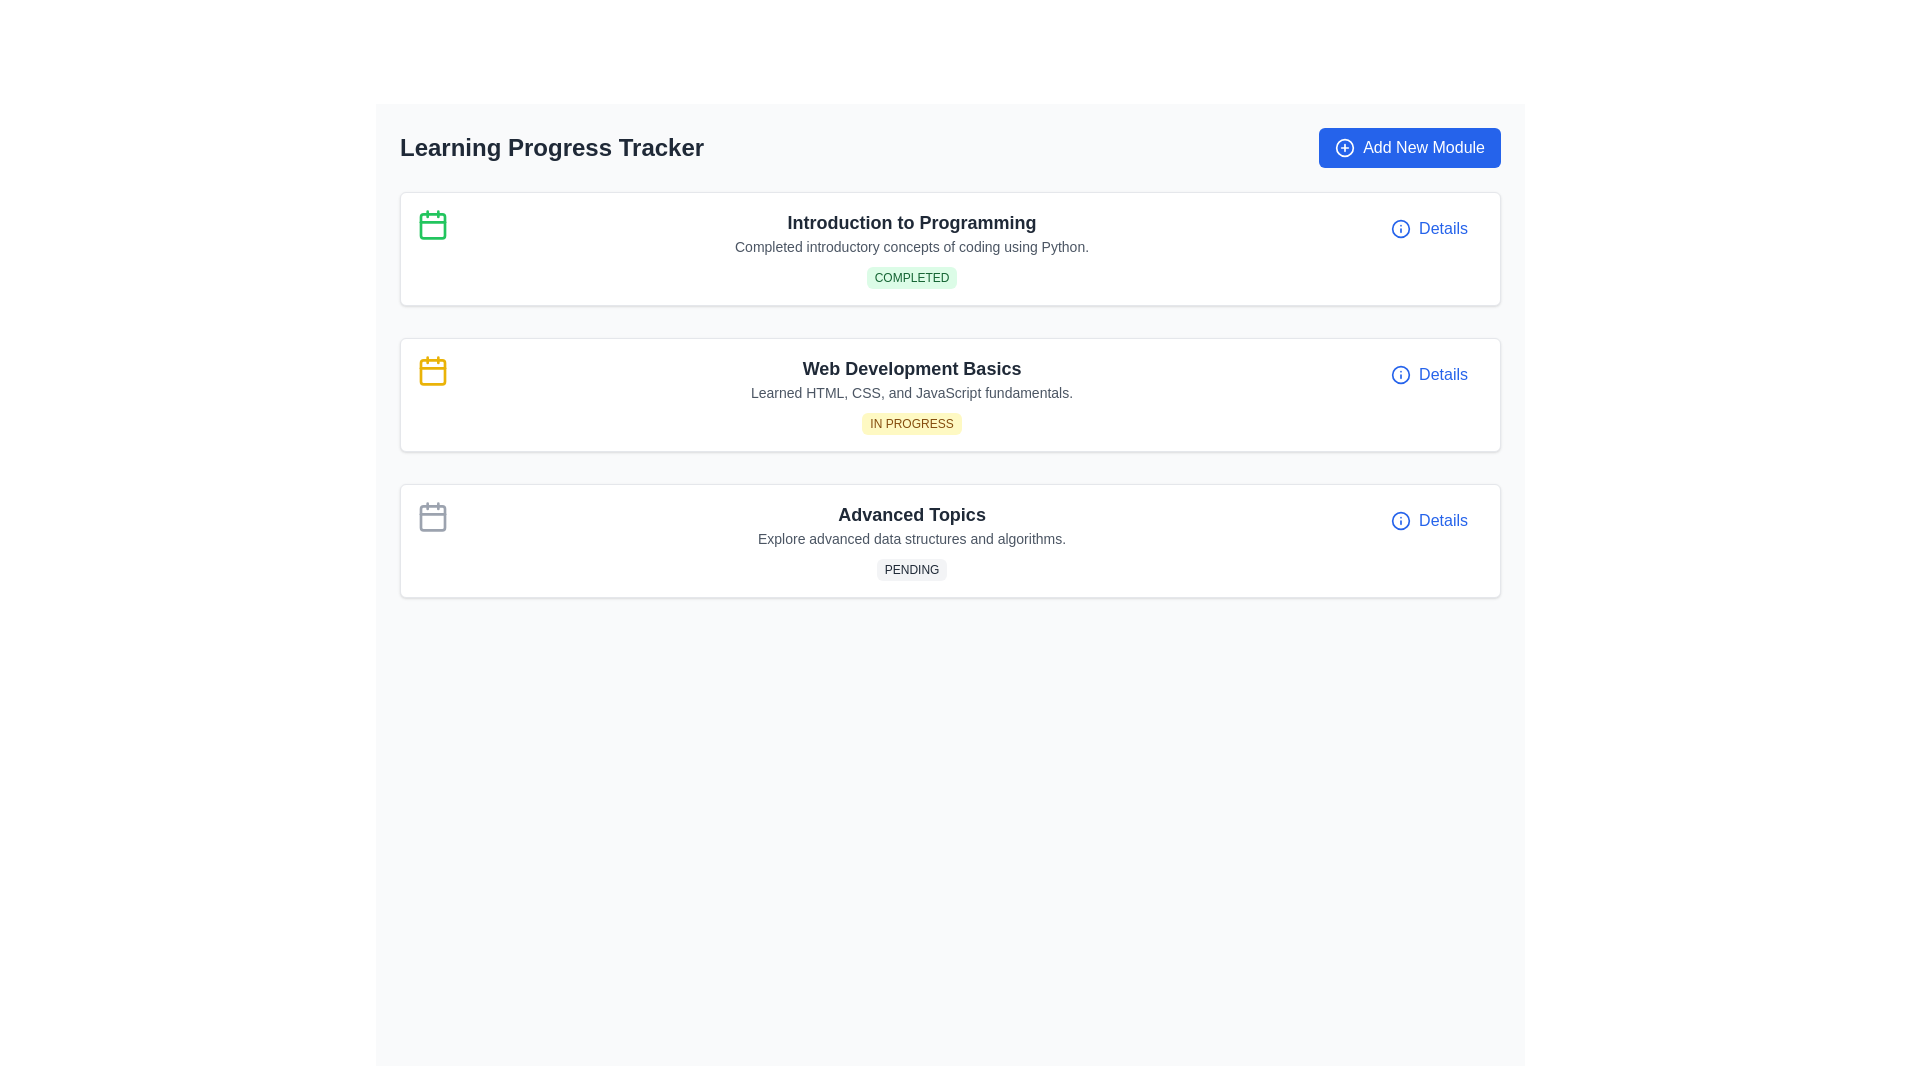 The height and width of the screenshot is (1080, 1920). What do you see at coordinates (1400, 519) in the screenshot?
I see `the SVG Circle element within the 'Details' button icon of the third card representing 'Advanced Topics'` at bounding box center [1400, 519].